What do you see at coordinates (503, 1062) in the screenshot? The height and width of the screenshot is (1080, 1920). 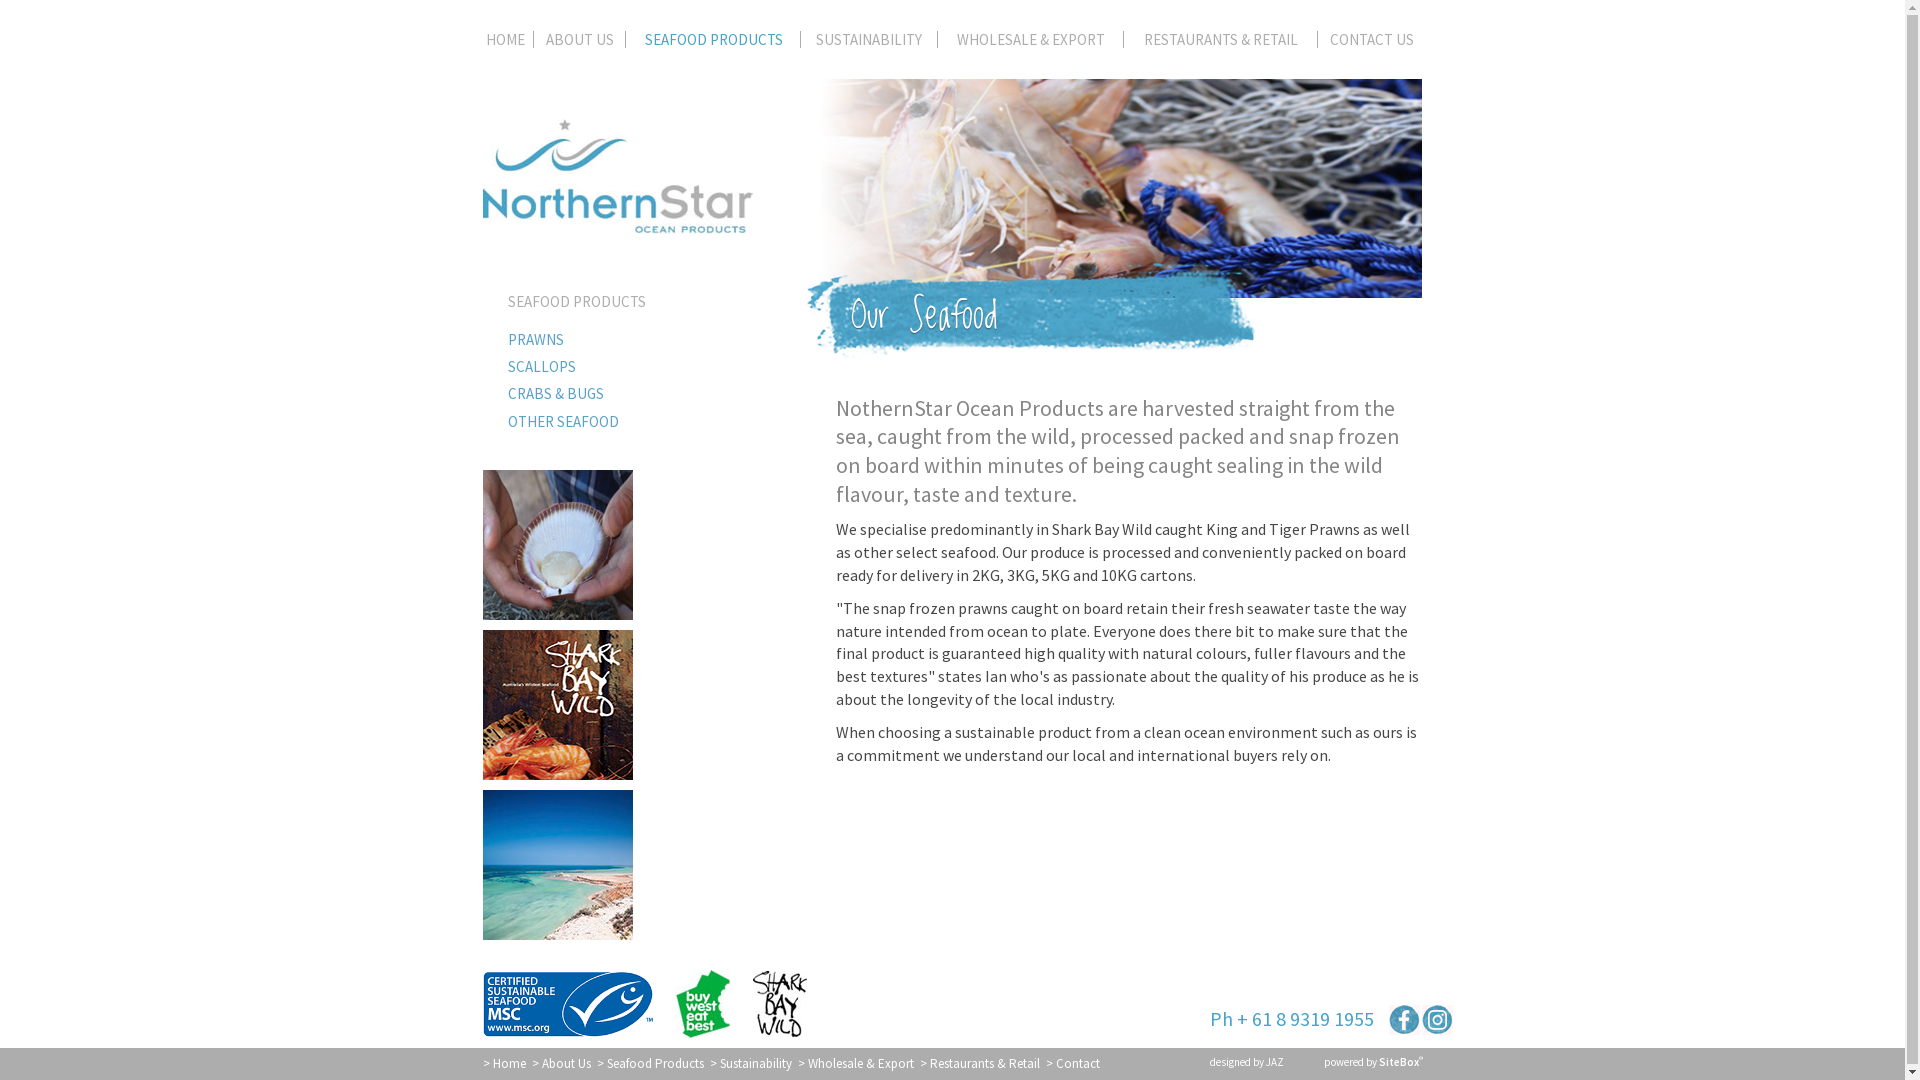 I see `'> Home'` at bounding box center [503, 1062].